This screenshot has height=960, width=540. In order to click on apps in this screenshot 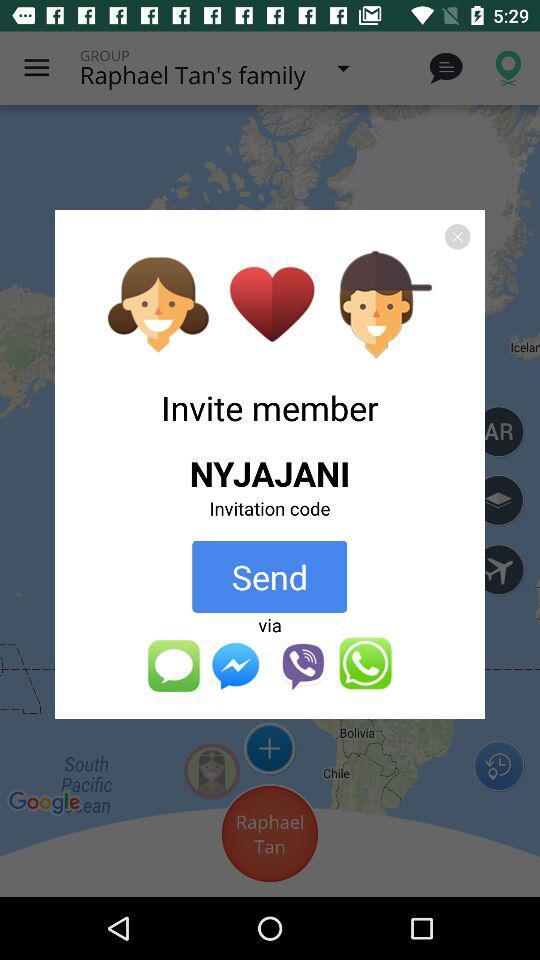, I will do `click(269, 665)`.